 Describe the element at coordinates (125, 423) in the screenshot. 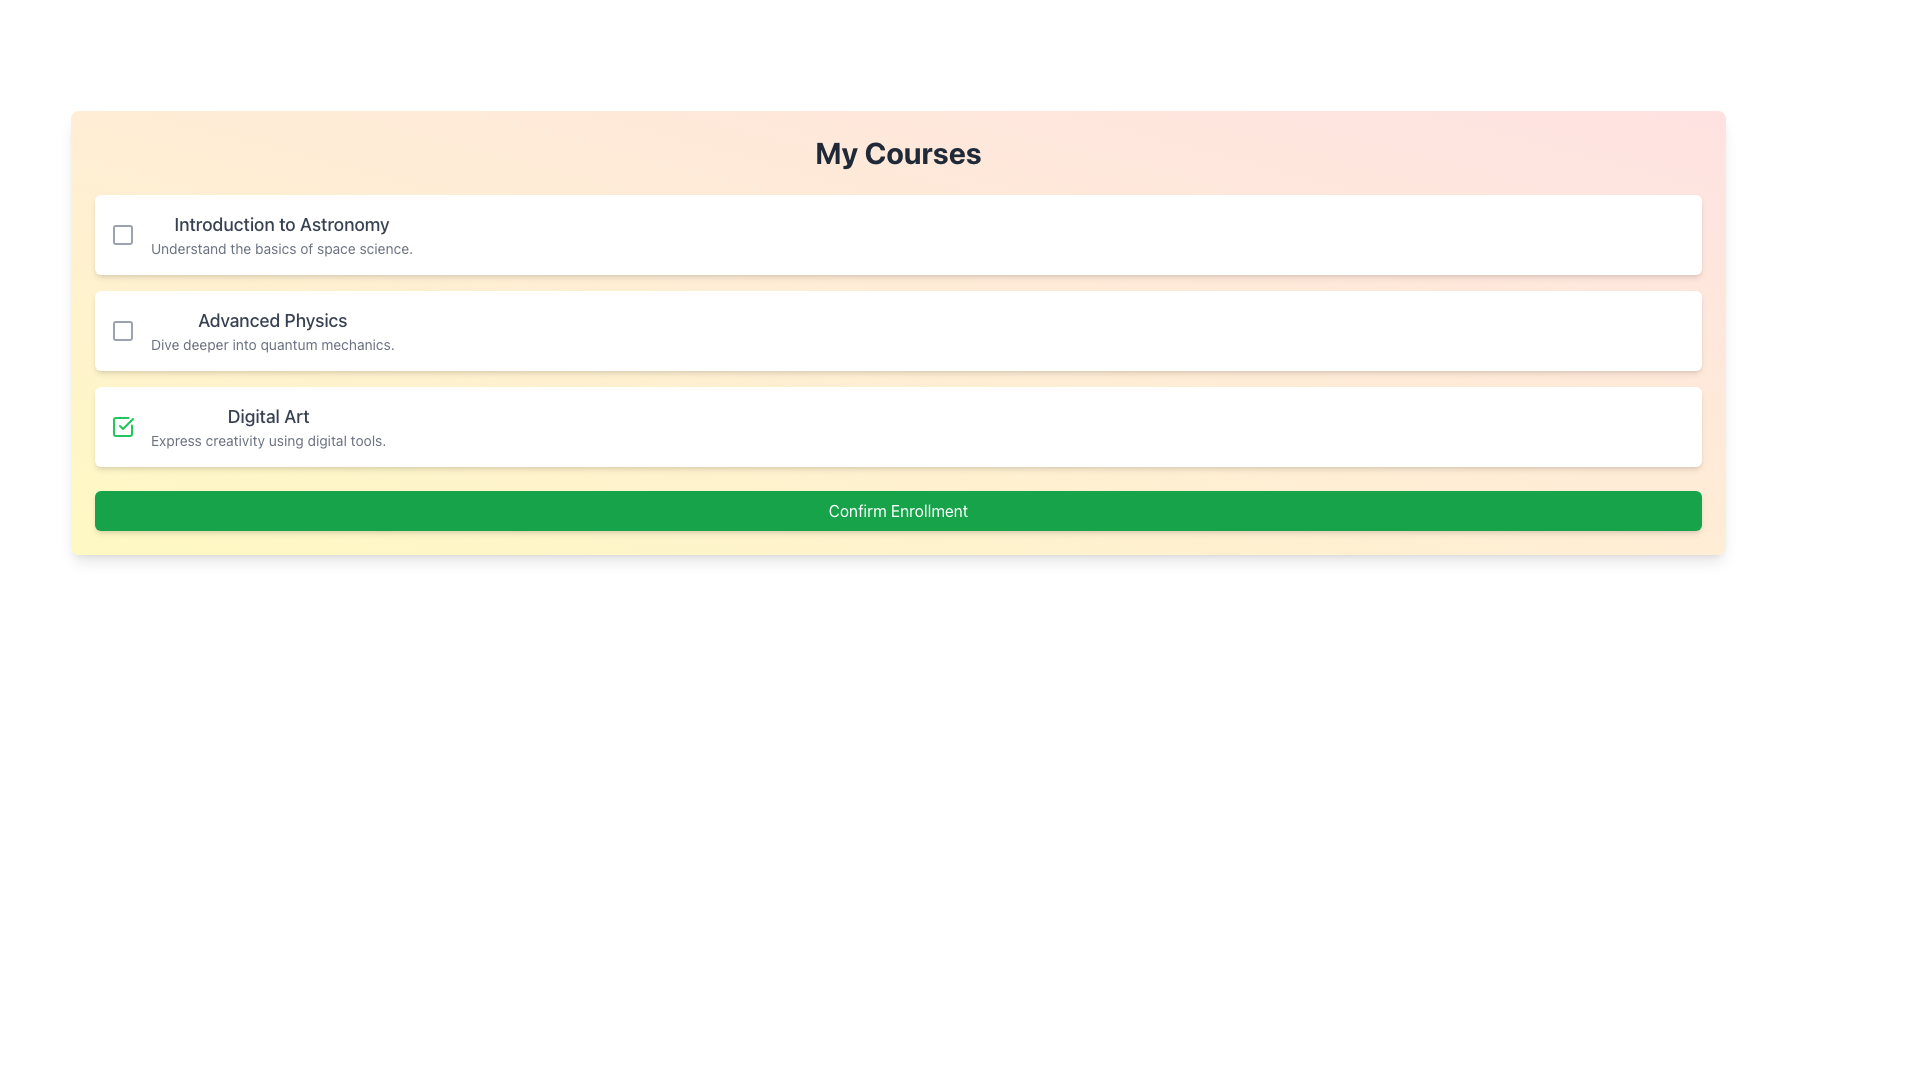

I see `the SVG-based Checkmark icon indicating the selection of the 'Digital Art' course in the third content block` at that location.